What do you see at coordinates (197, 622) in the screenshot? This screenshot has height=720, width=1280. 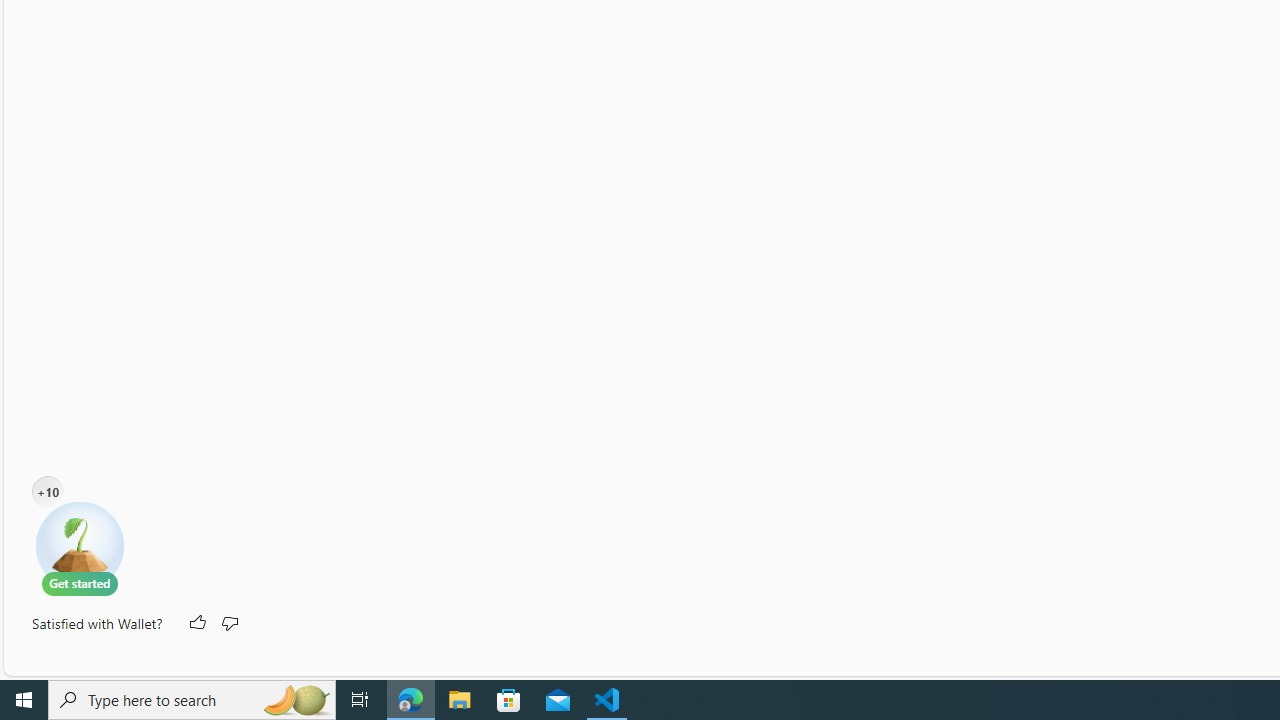 I see `'Like'` at bounding box center [197, 622].